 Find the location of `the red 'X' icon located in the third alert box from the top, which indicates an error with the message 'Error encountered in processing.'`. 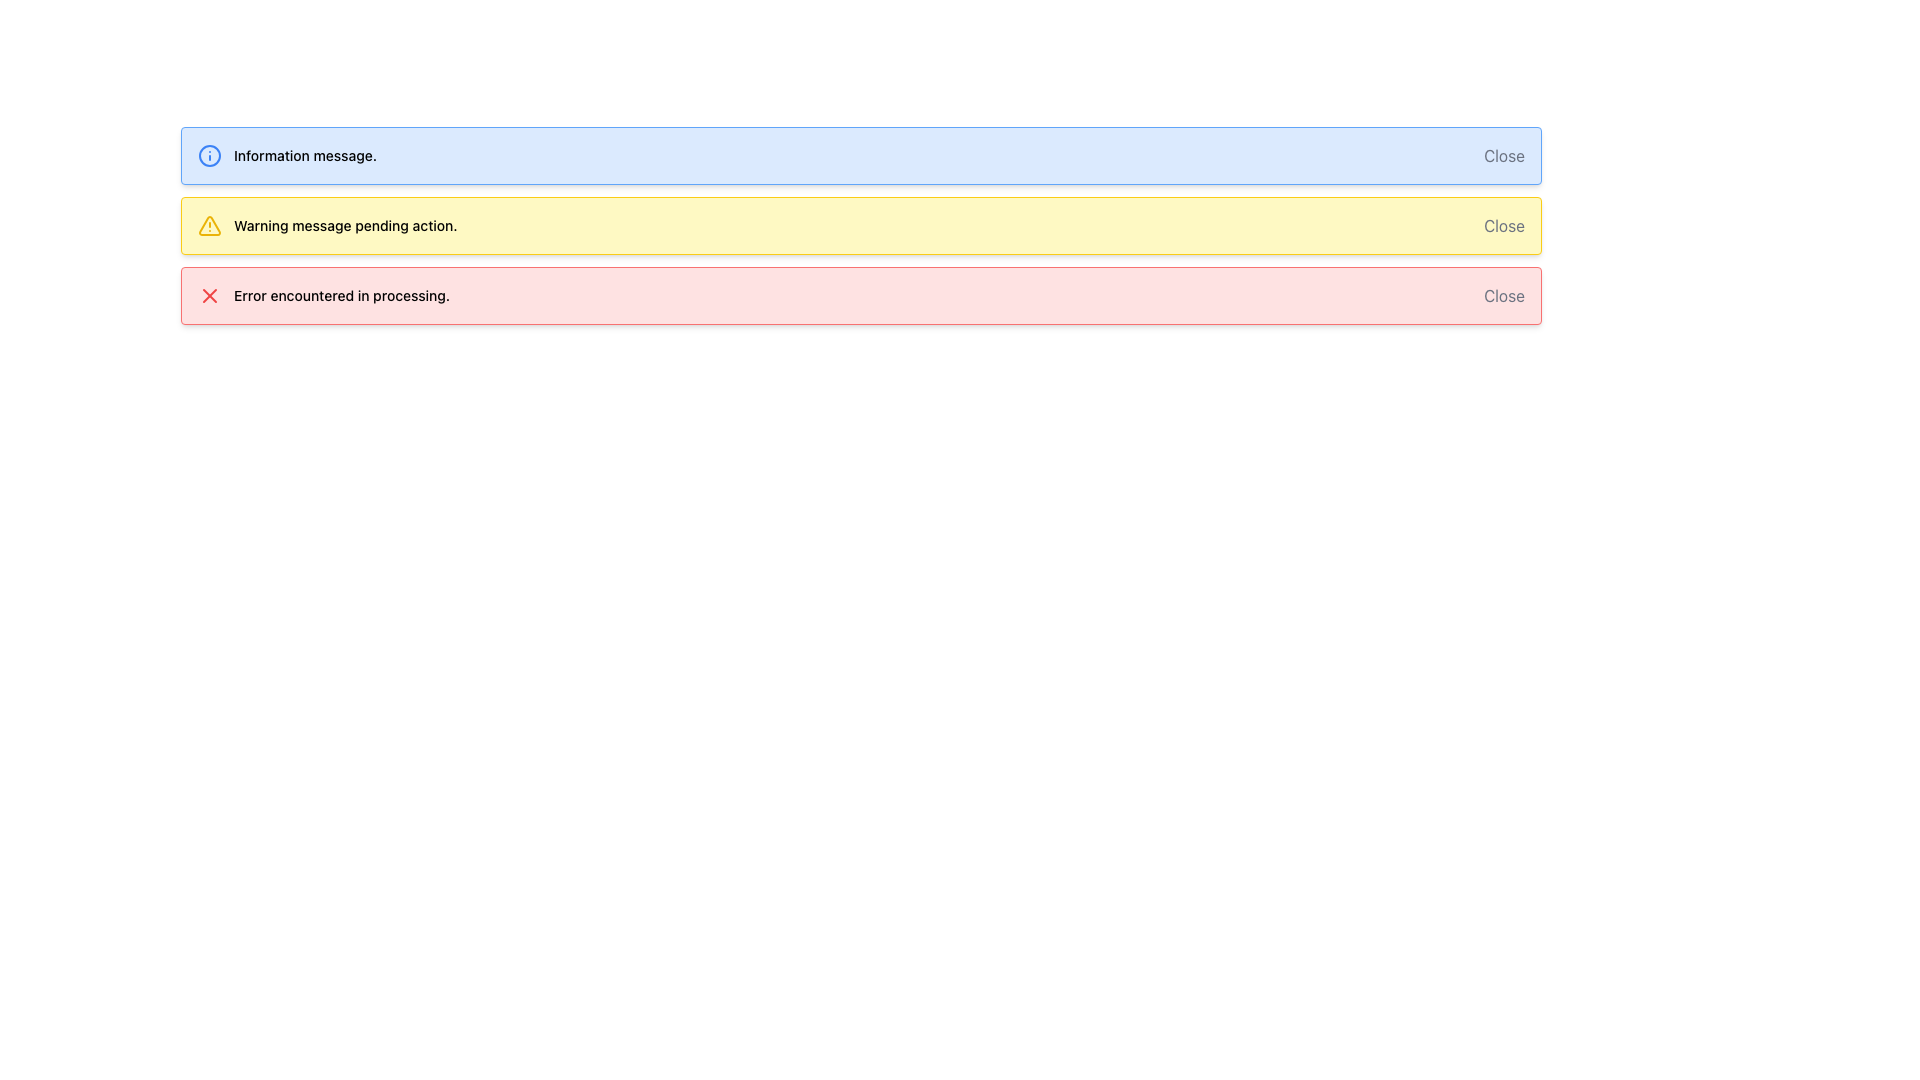

the red 'X' icon located in the third alert box from the top, which indicates an error with the message 'Error encountered in processing.' is located at coordinates (210, 296).